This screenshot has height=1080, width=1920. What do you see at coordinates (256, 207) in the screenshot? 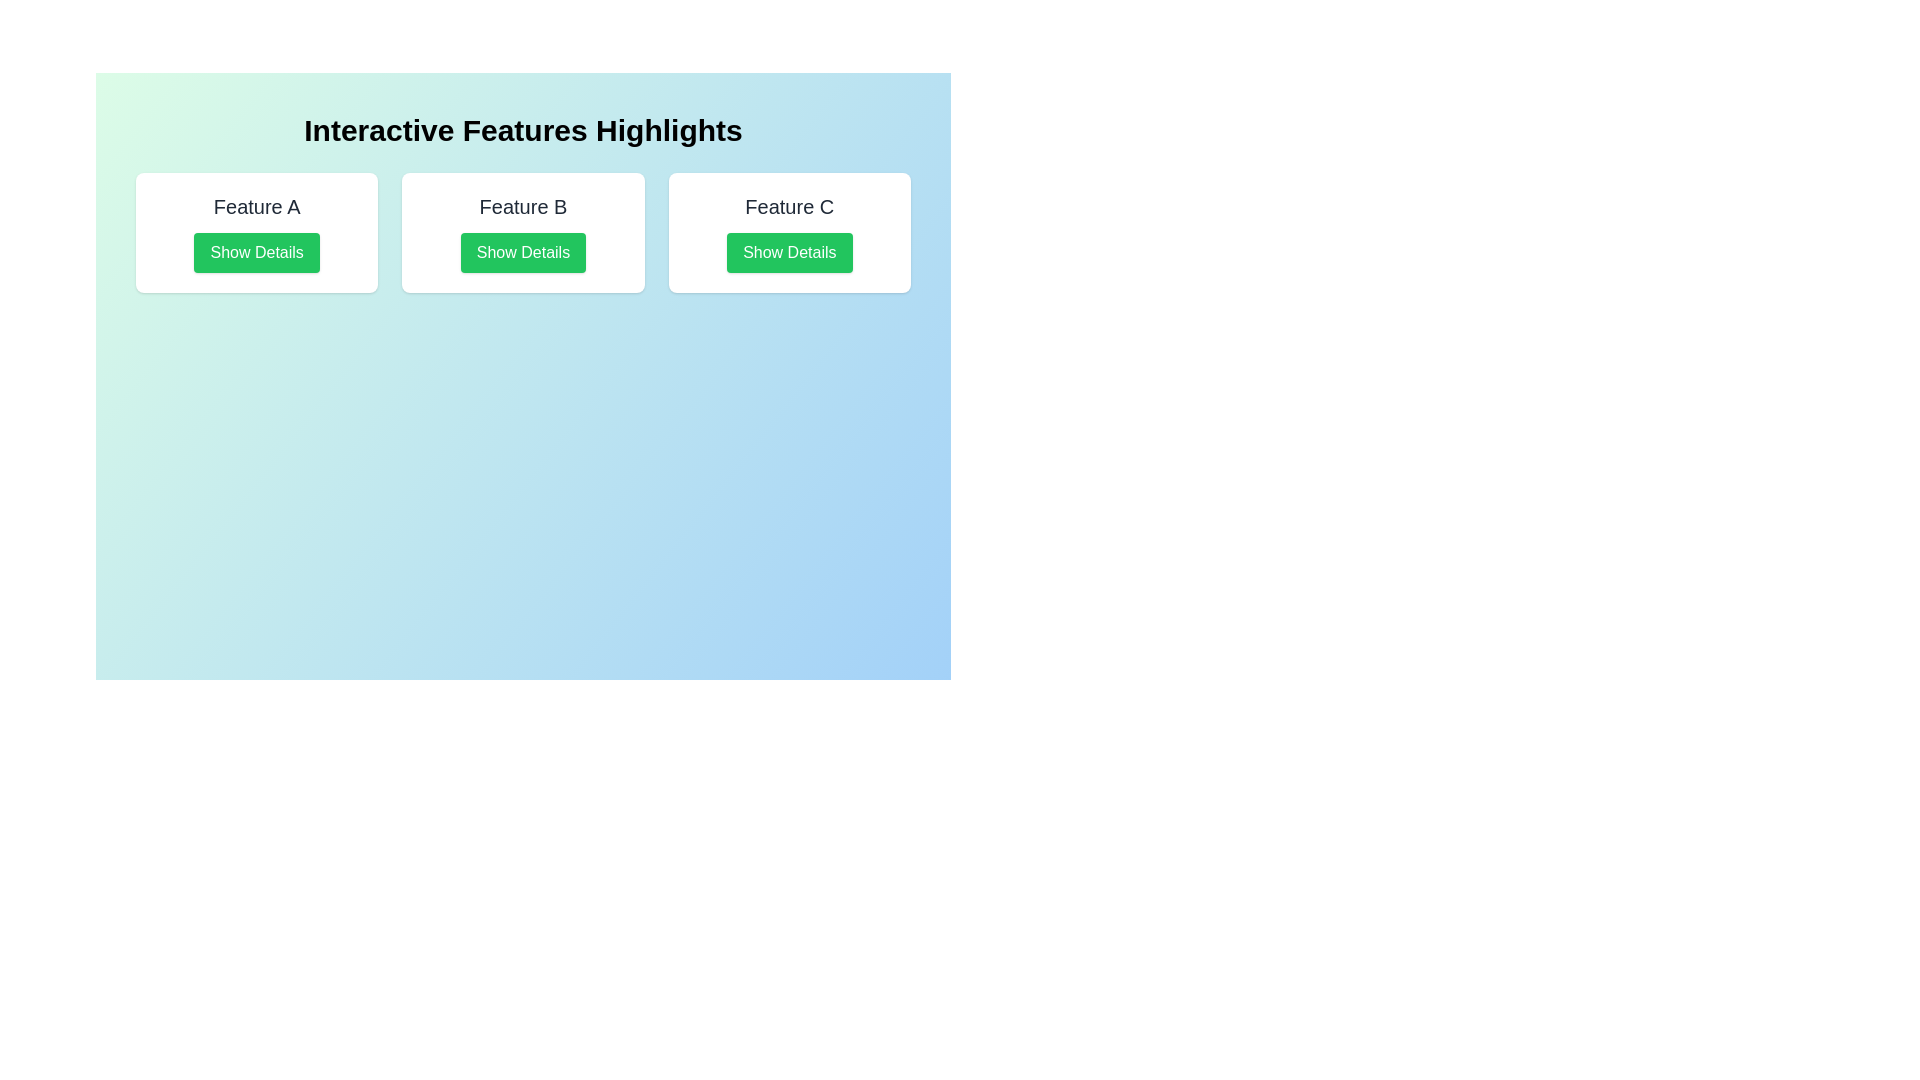
I see `the text label that serves as the title for the feature card, located at the top left of a three-column layout` at bounding box center [256, 207].